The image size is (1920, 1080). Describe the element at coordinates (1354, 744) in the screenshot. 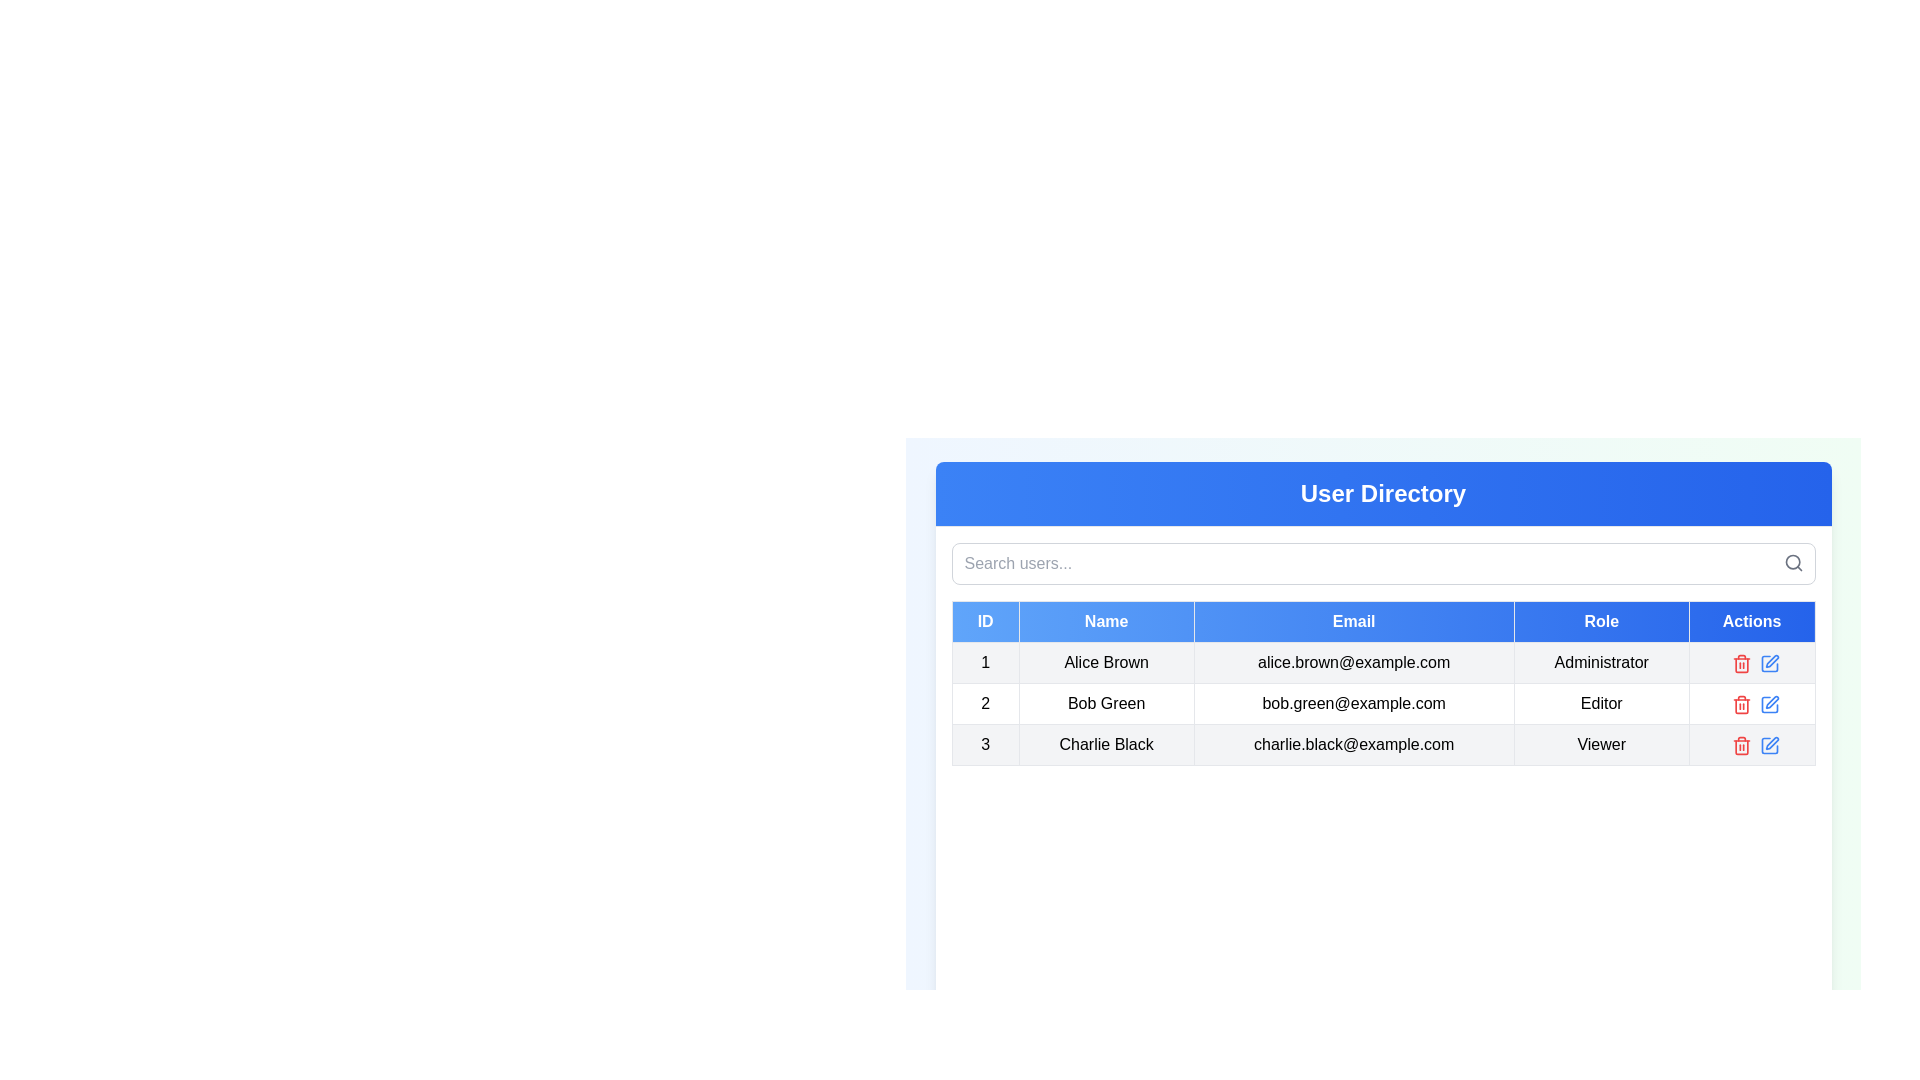

I see `the static text field displaying the email address of the user 'Charlie Black' in the 'User Directory' section, located in the third row of the table` at that location.